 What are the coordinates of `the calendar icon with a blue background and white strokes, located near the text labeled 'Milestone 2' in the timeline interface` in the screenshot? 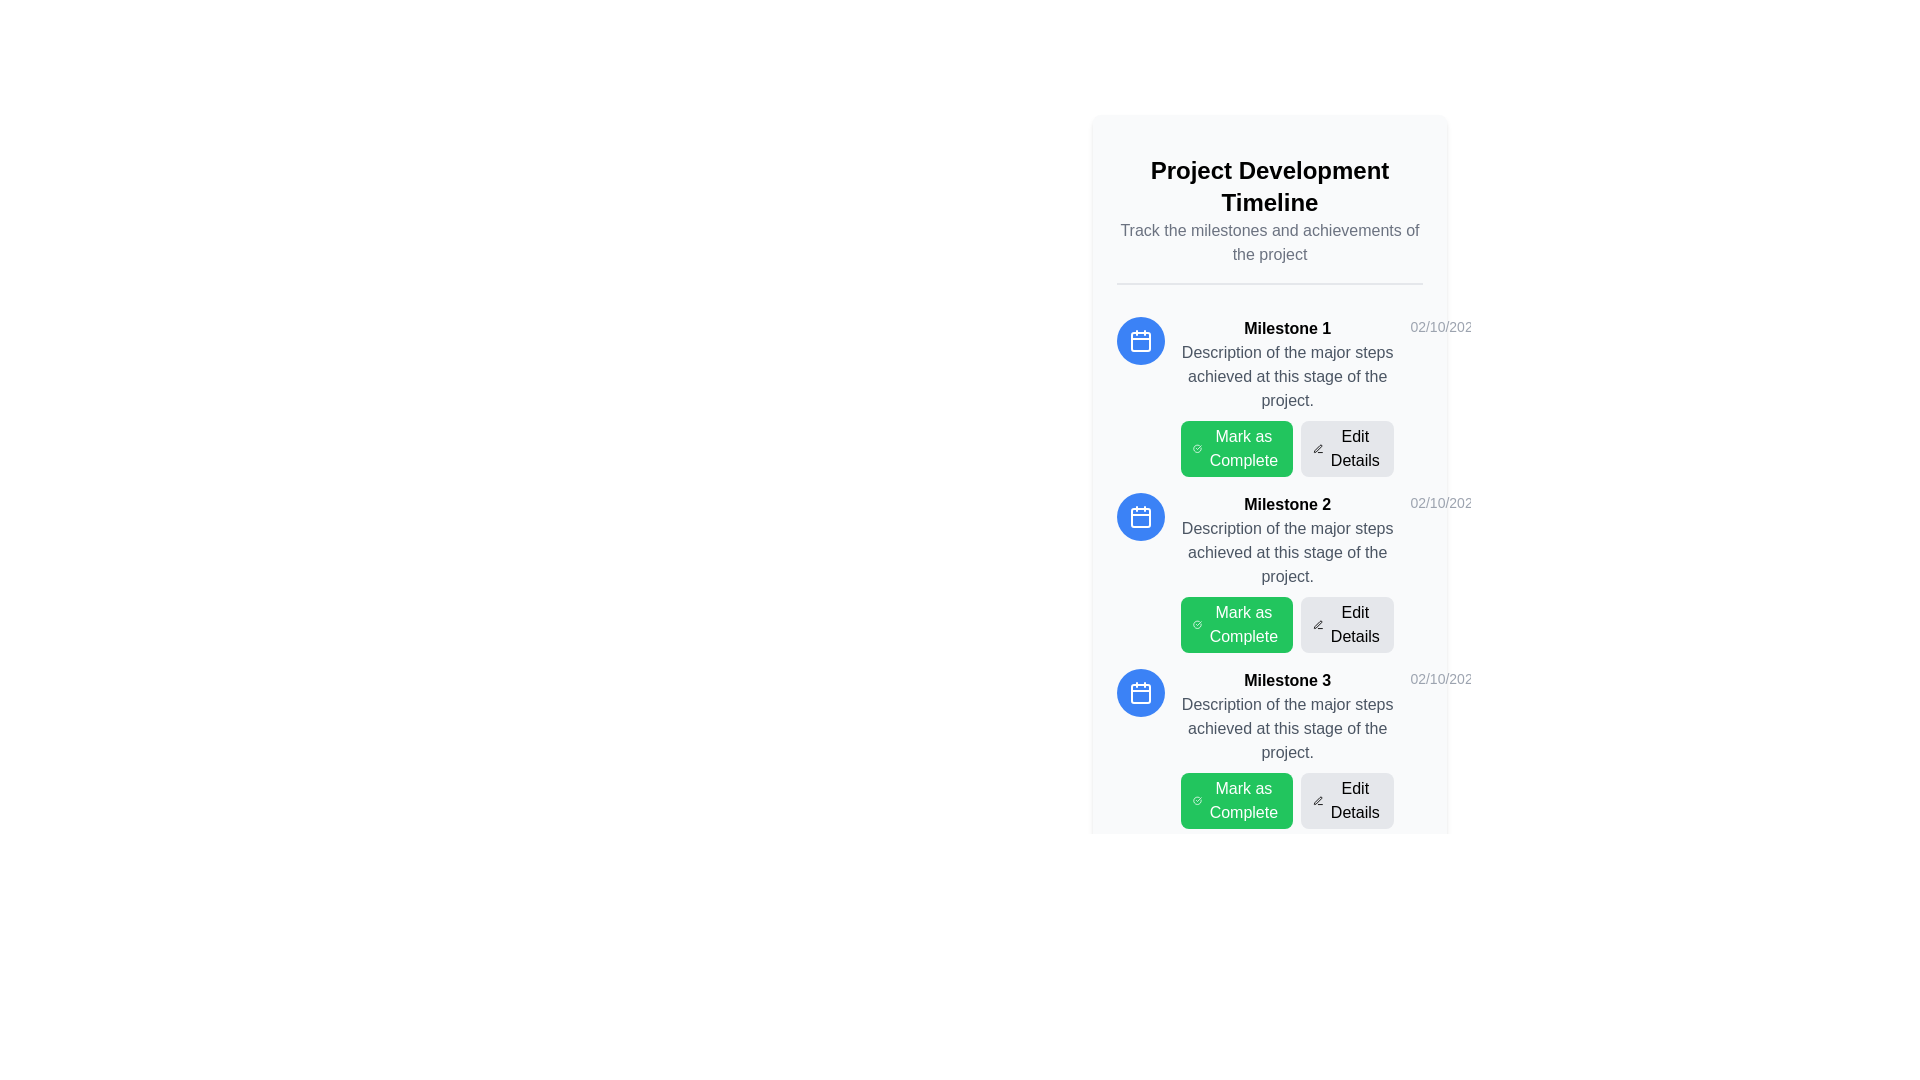 It's located at (1141, 515).